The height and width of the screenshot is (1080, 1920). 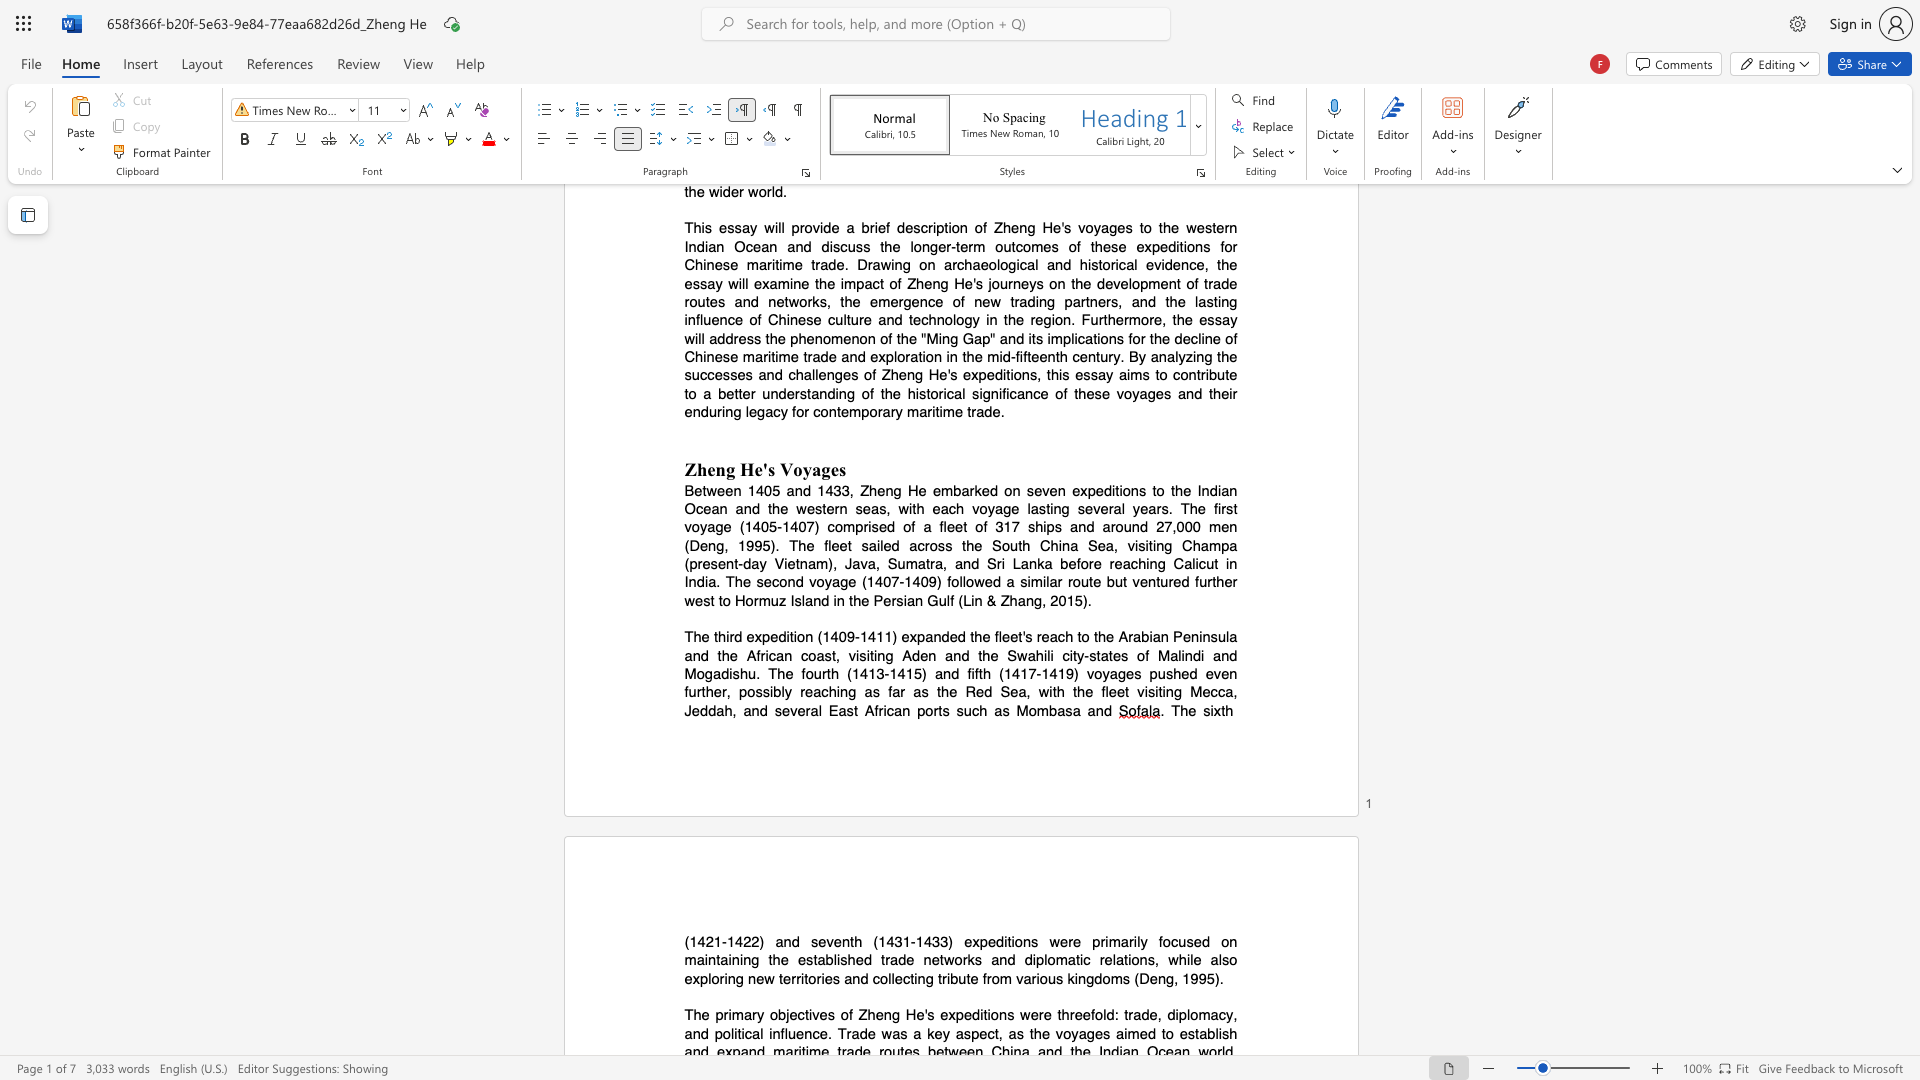 What do you see at coordinates (845, 1033) in the screenshot?
I see `the space between the continuous character "T" and "r" in the text` at bounding box center [845, 1033].